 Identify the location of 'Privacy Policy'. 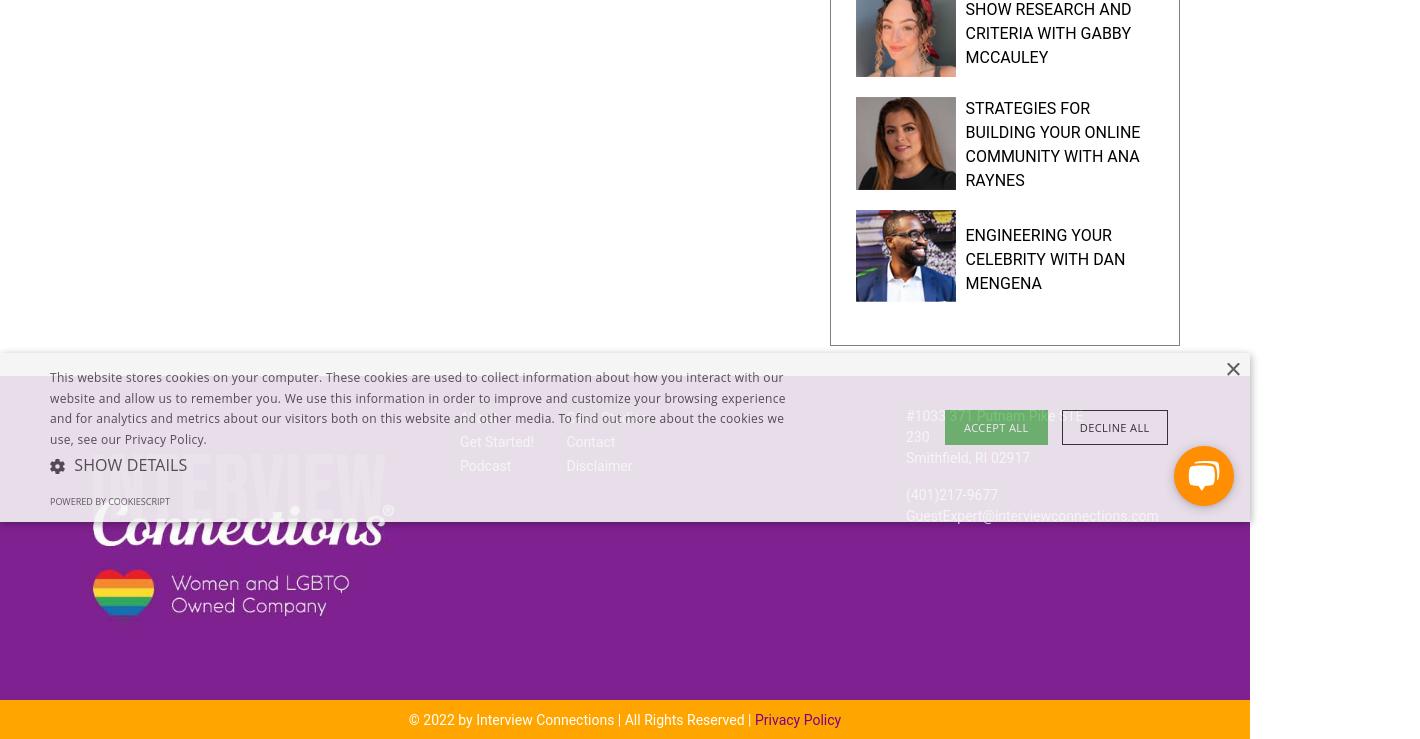
(797, 720).